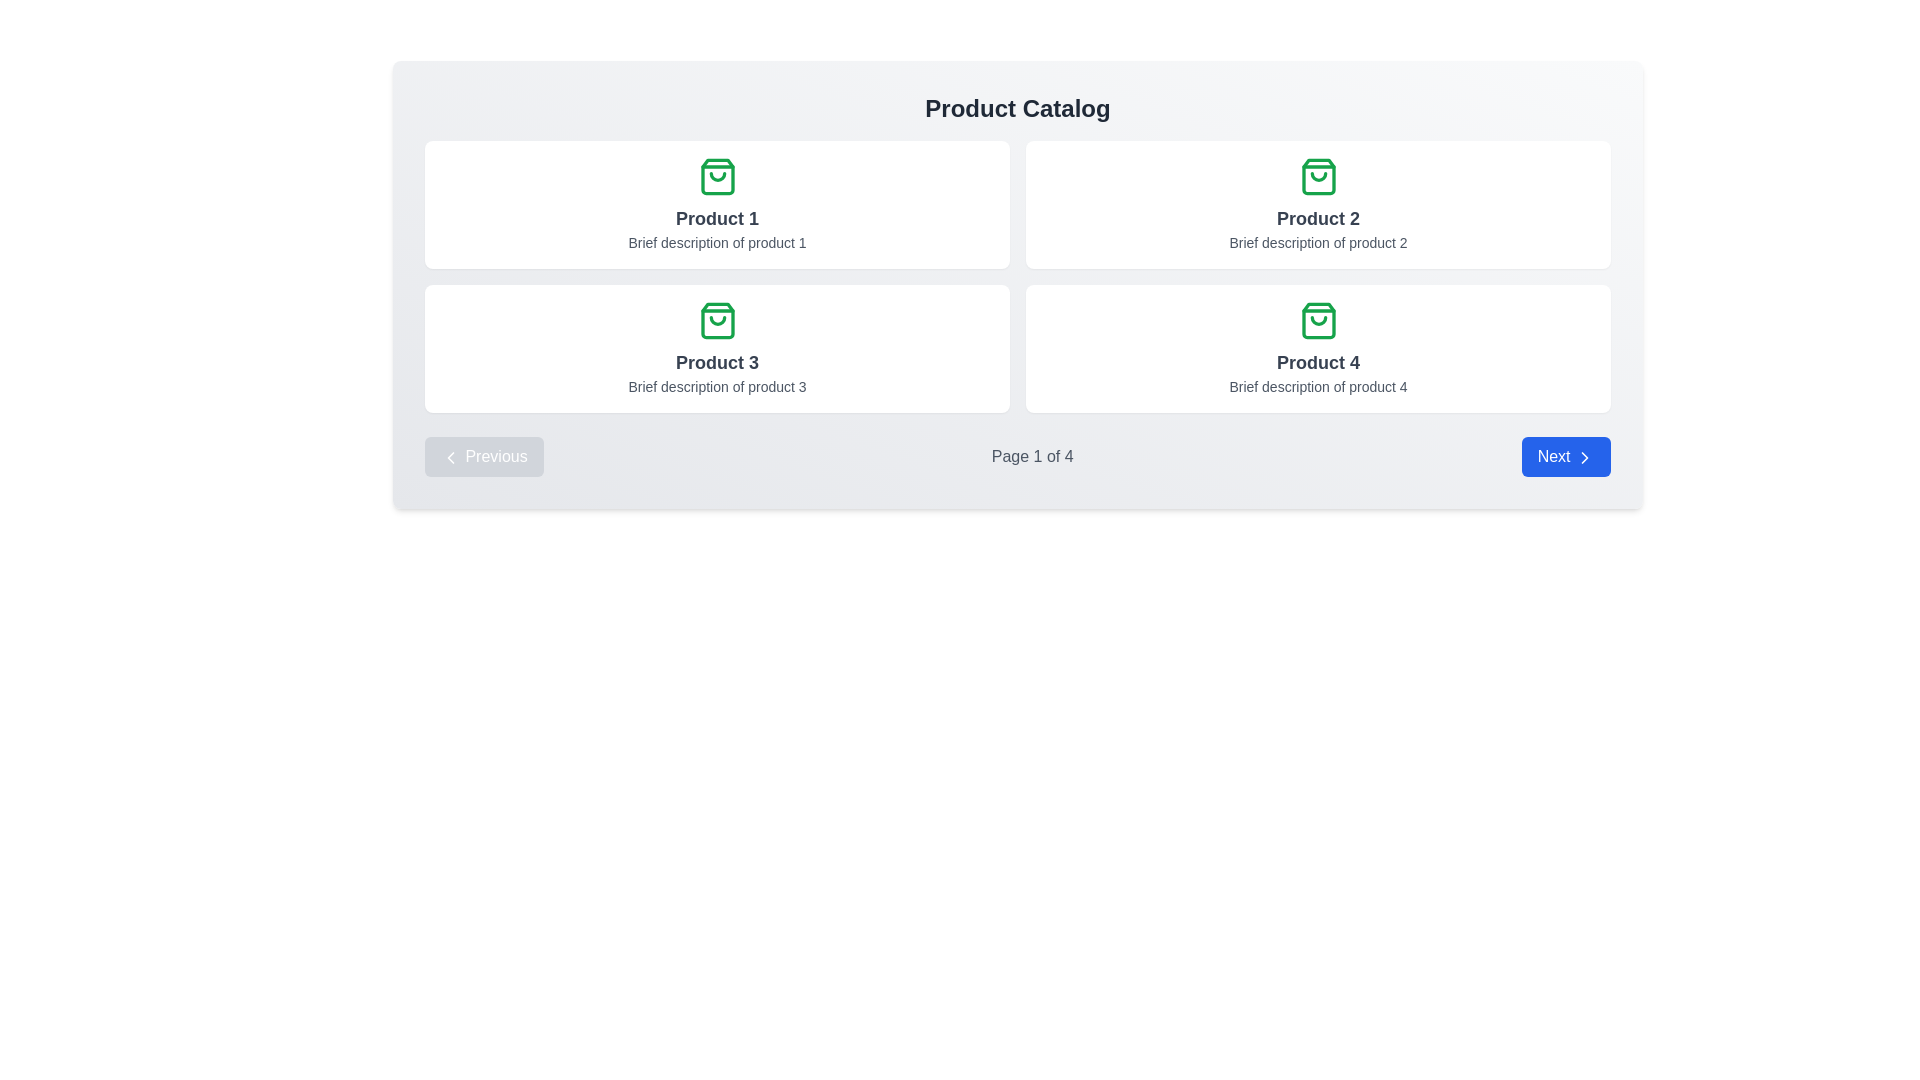  What do you see at coordinates (717, 347) in the screenshot?
I see `the product listing card located in the bottom-left section of a 2x2 grid, which displays the product information and is the third card beneath 'Product 1' and to the left of 'Product 4'` at bounding box center [717, 347].